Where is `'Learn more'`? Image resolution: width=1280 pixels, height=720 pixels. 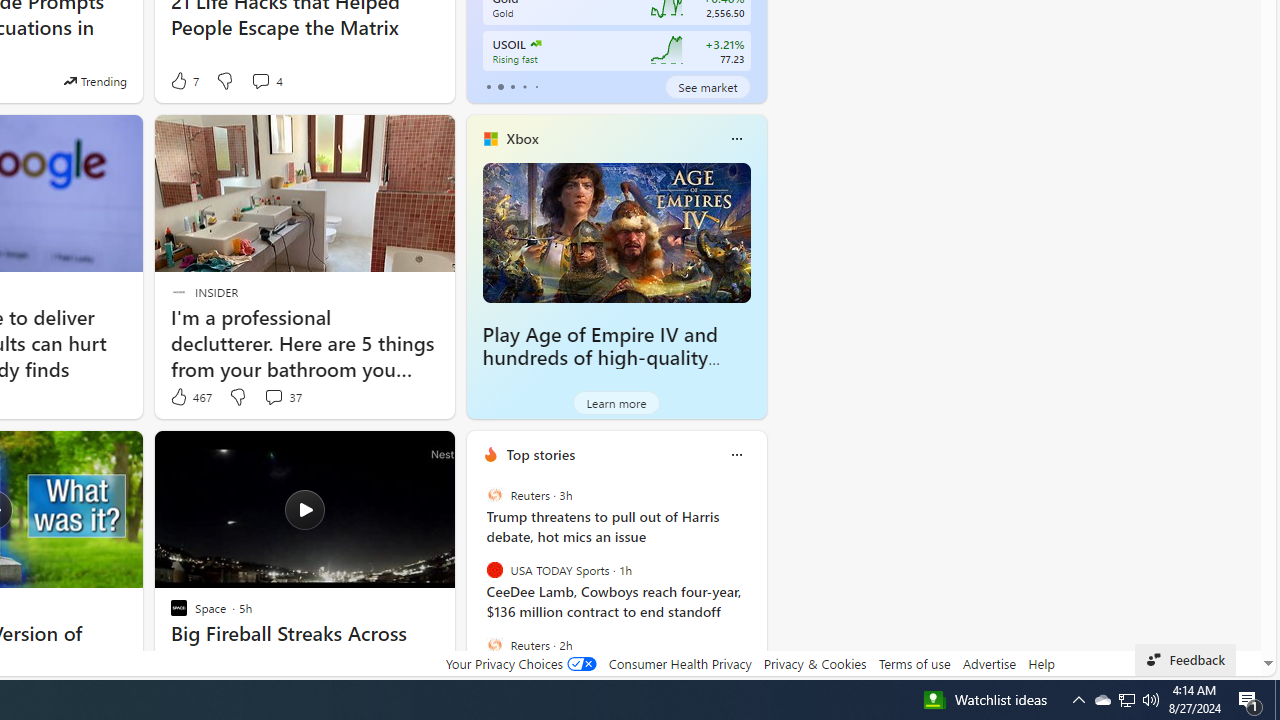
'Learn more' is located at coordinates (615, 402).